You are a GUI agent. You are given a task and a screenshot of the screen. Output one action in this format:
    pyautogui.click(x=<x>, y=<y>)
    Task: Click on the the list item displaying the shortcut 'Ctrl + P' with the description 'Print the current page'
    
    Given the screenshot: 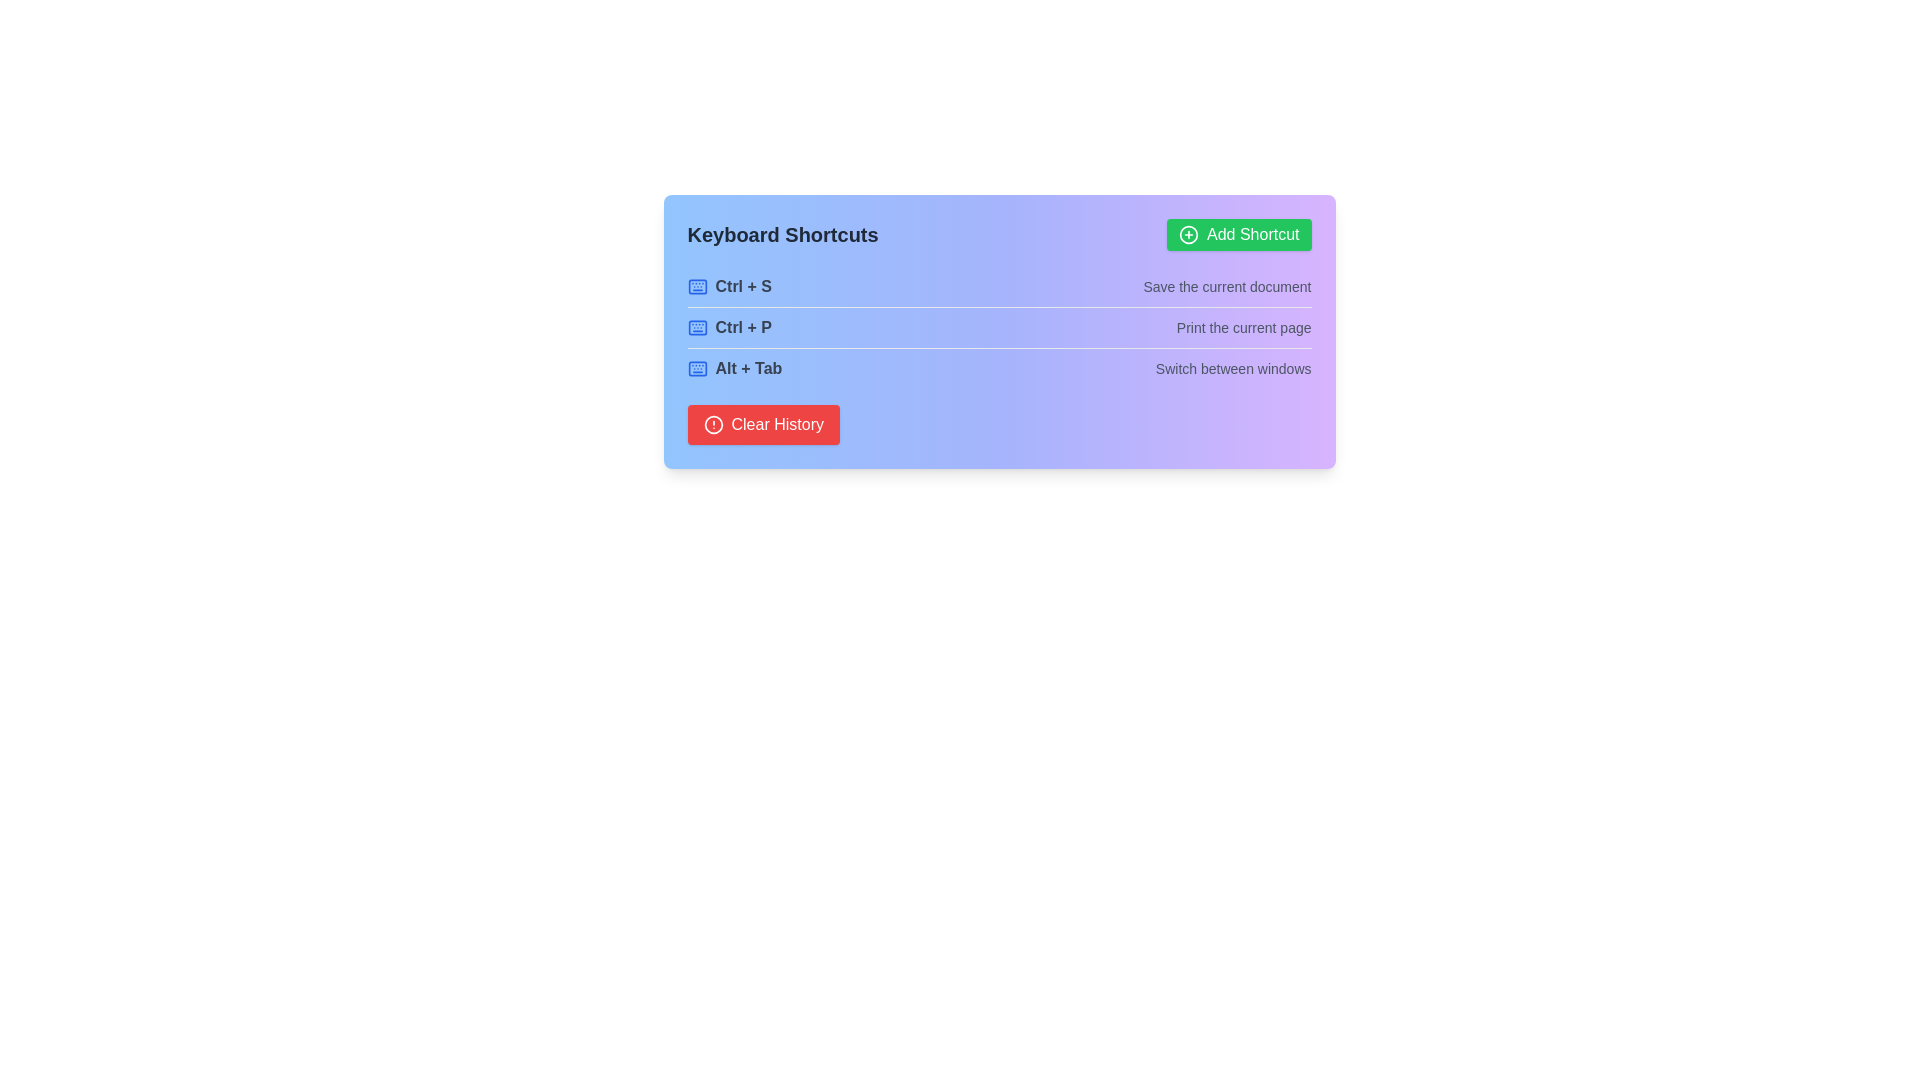 What is the action you would take?
    pyautogui.click(x=999, y=326)
    